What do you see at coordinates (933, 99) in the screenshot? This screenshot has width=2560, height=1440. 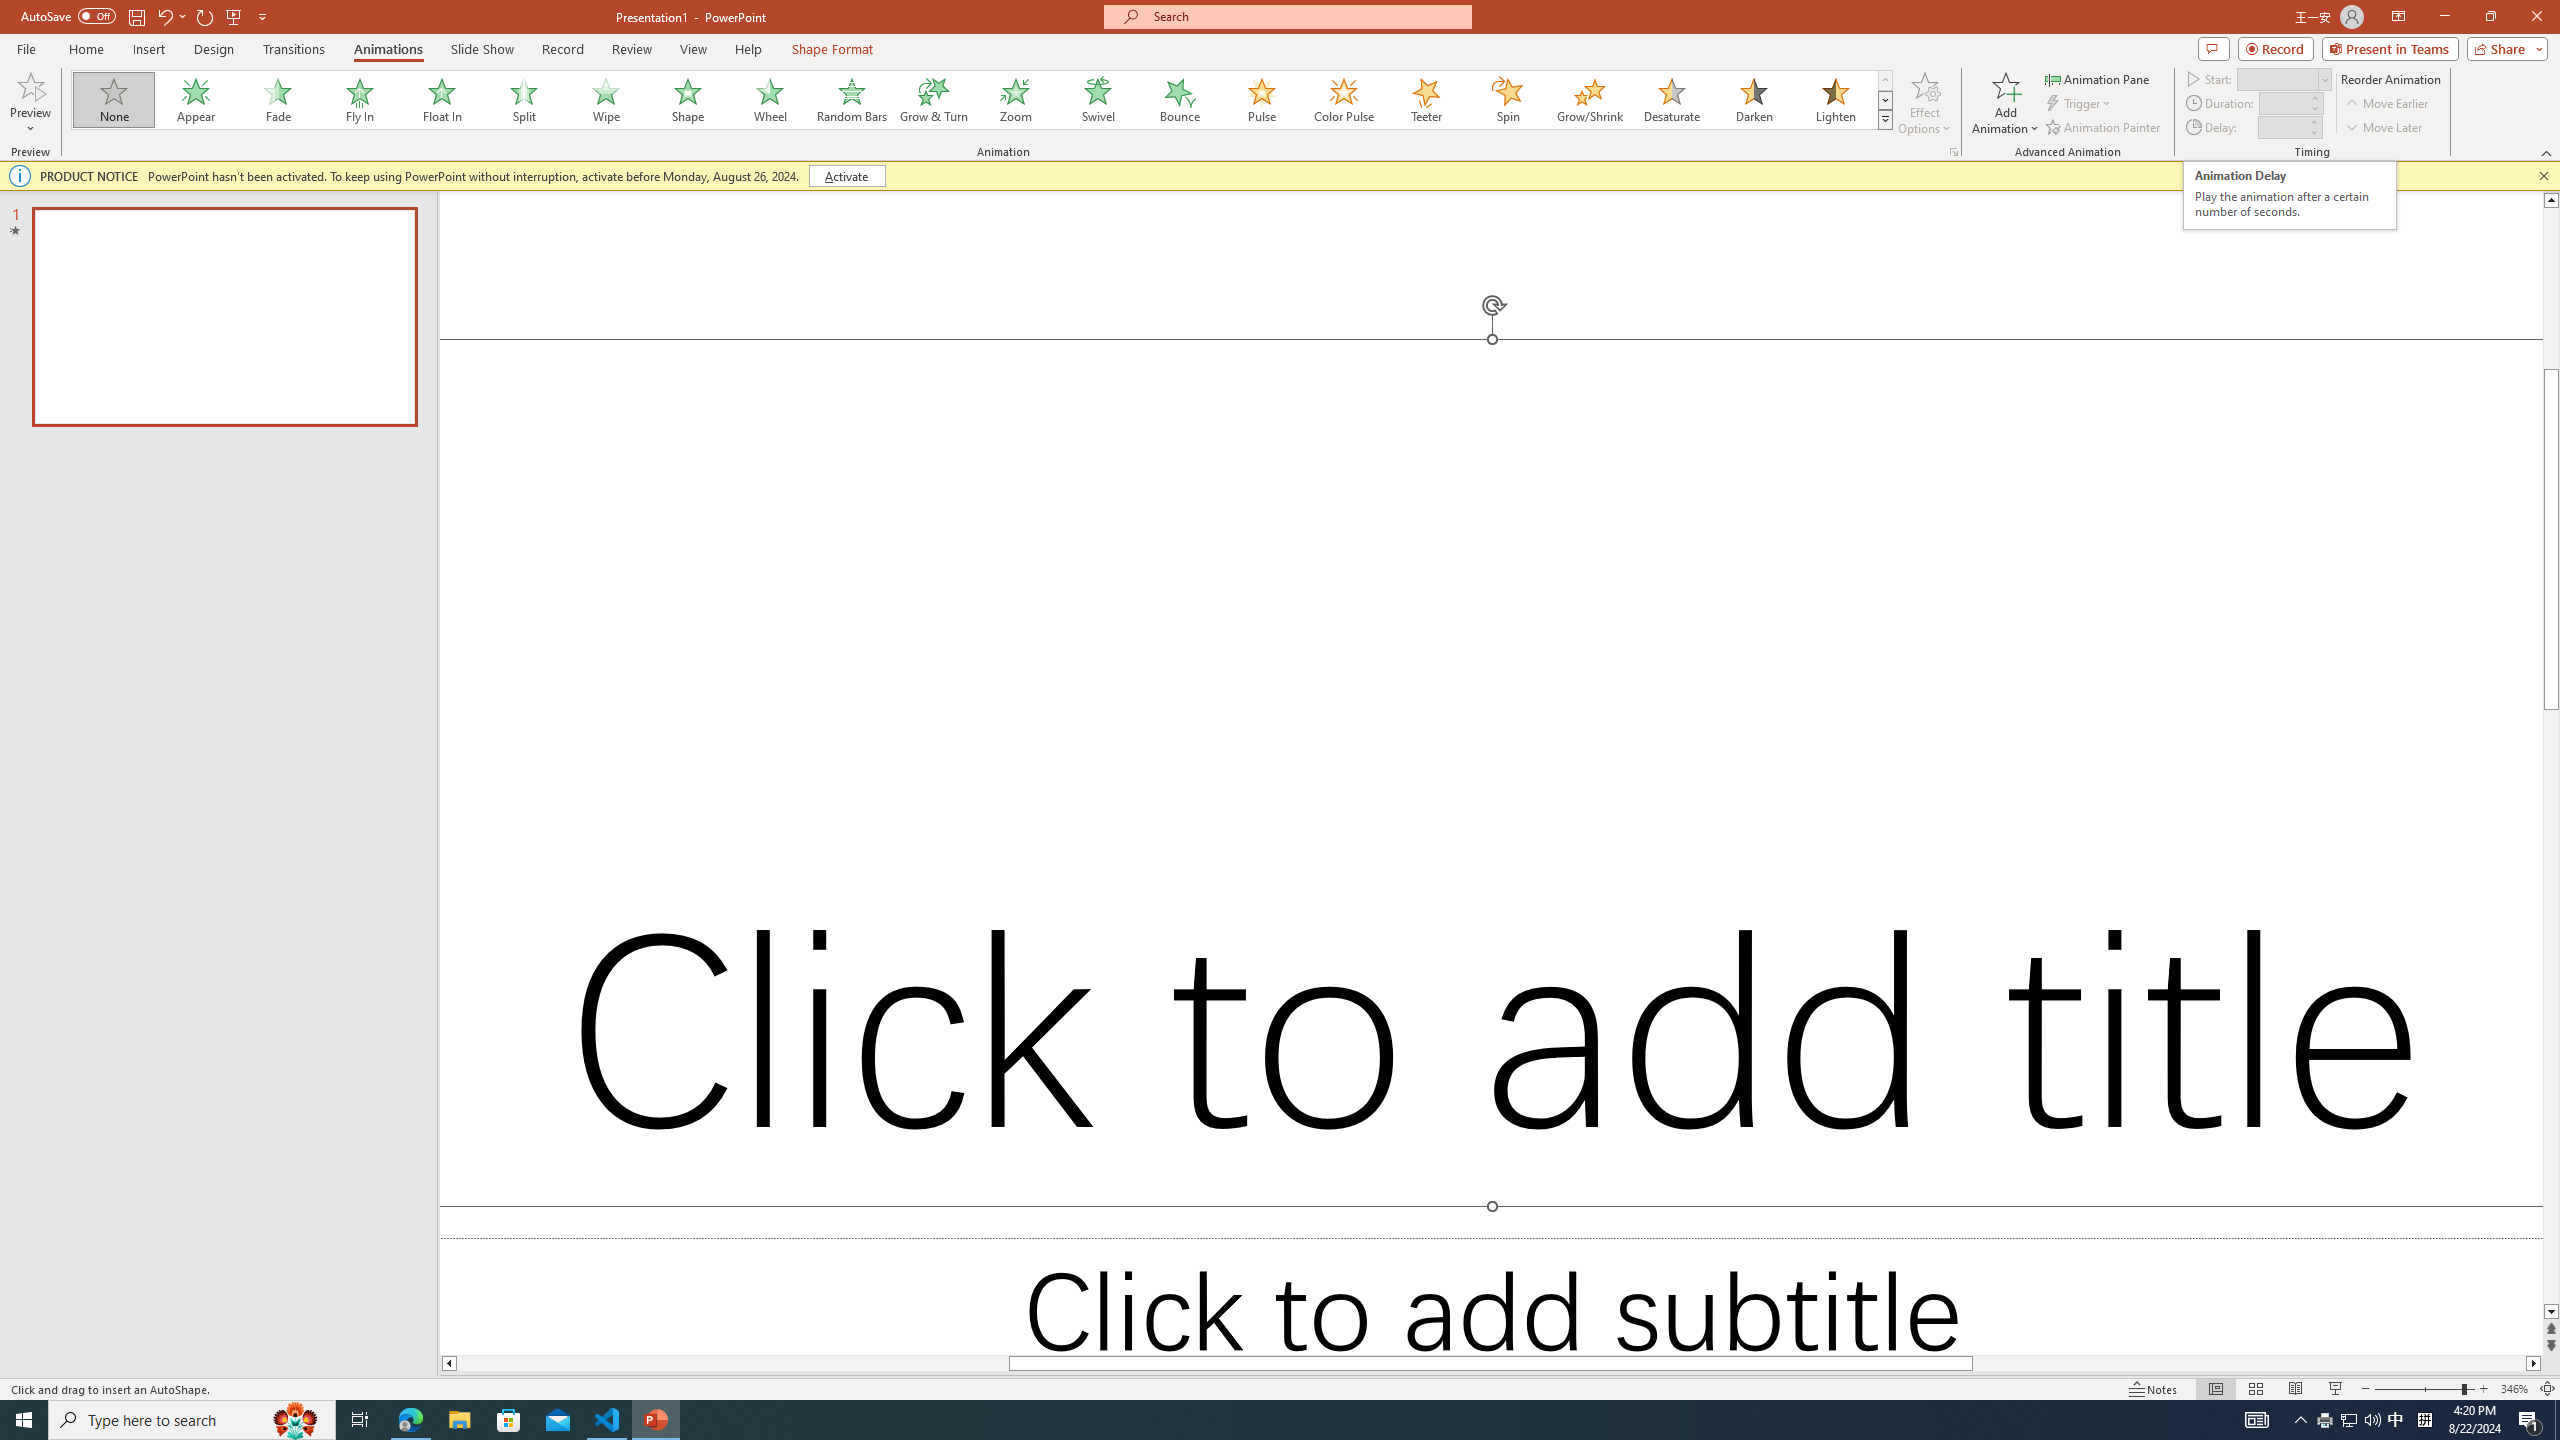 I see `'Grow & Turn'` at bounding box center [933, 99].